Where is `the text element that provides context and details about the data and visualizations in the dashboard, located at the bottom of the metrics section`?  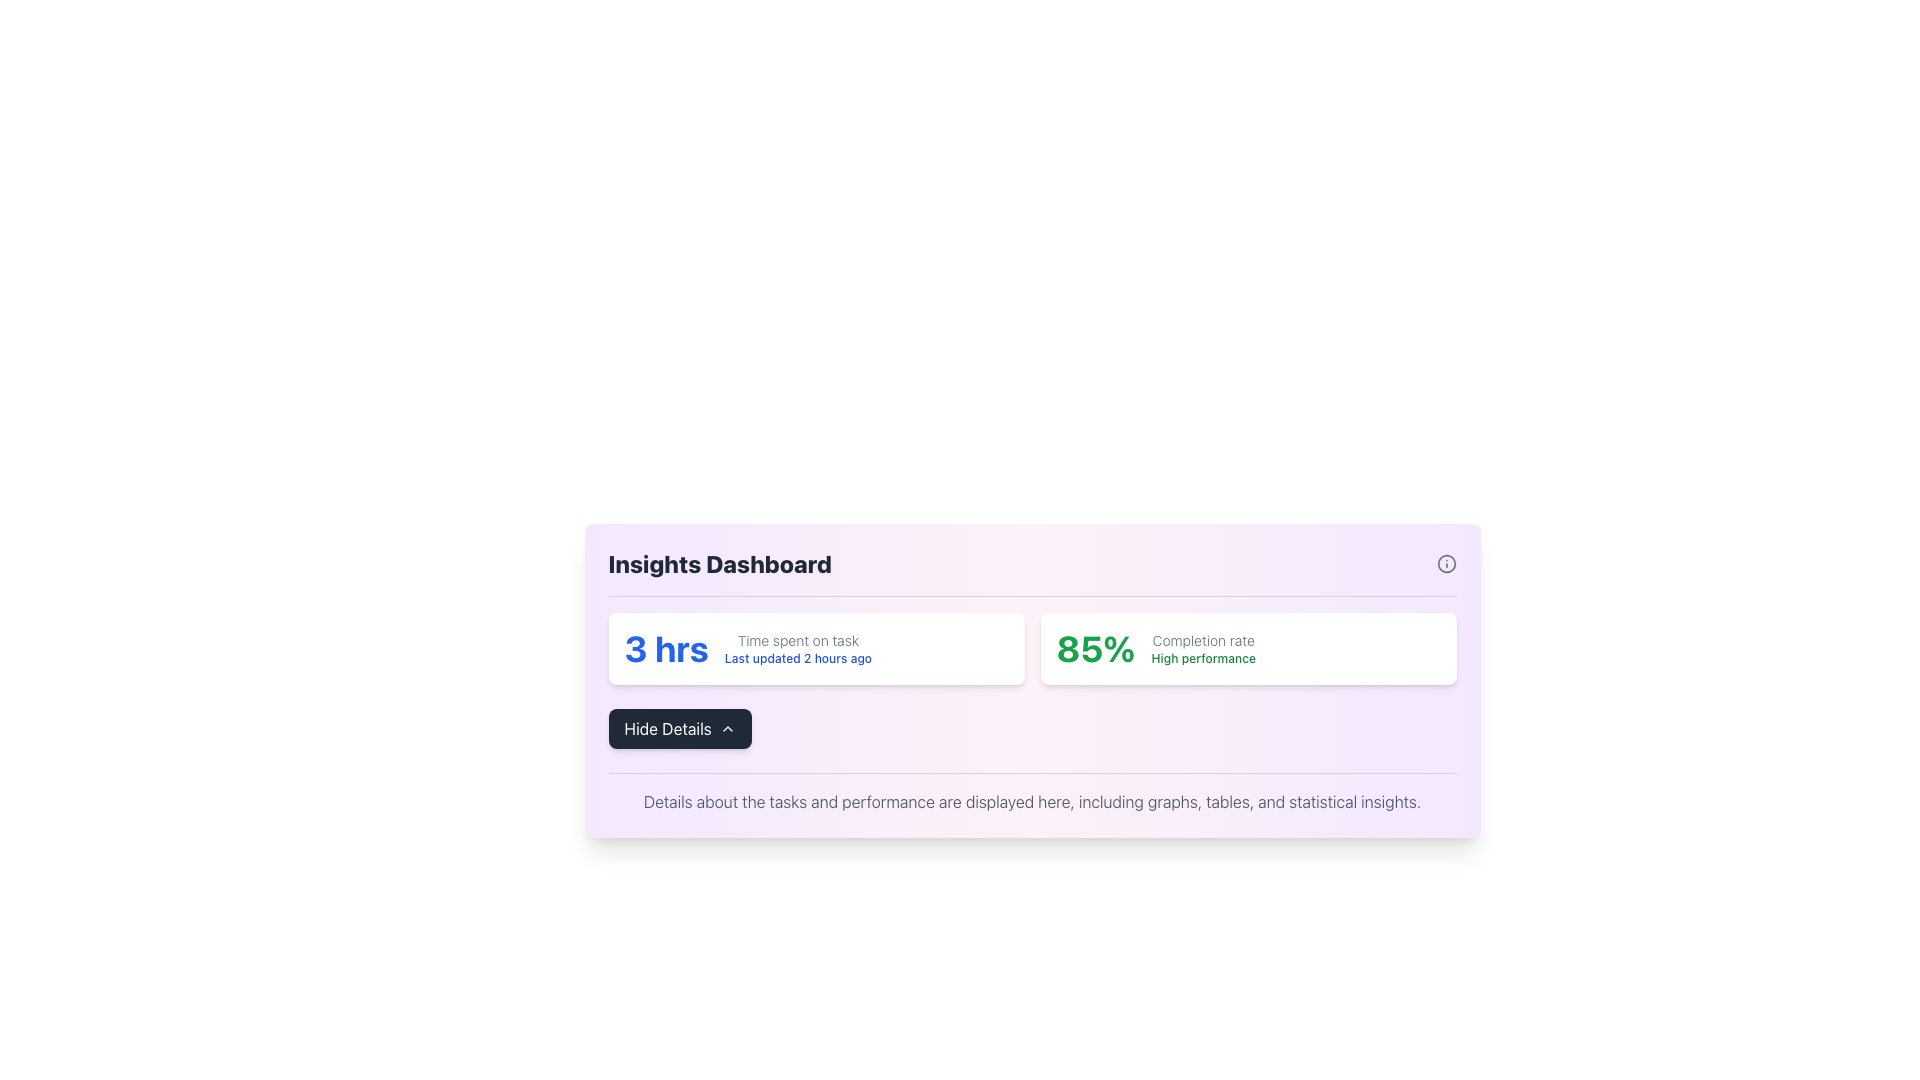 the text element that provides context and details about the data and visualizations in the dashboard, located at the bottom of the metrics section is located at coordinates (1032, 801).